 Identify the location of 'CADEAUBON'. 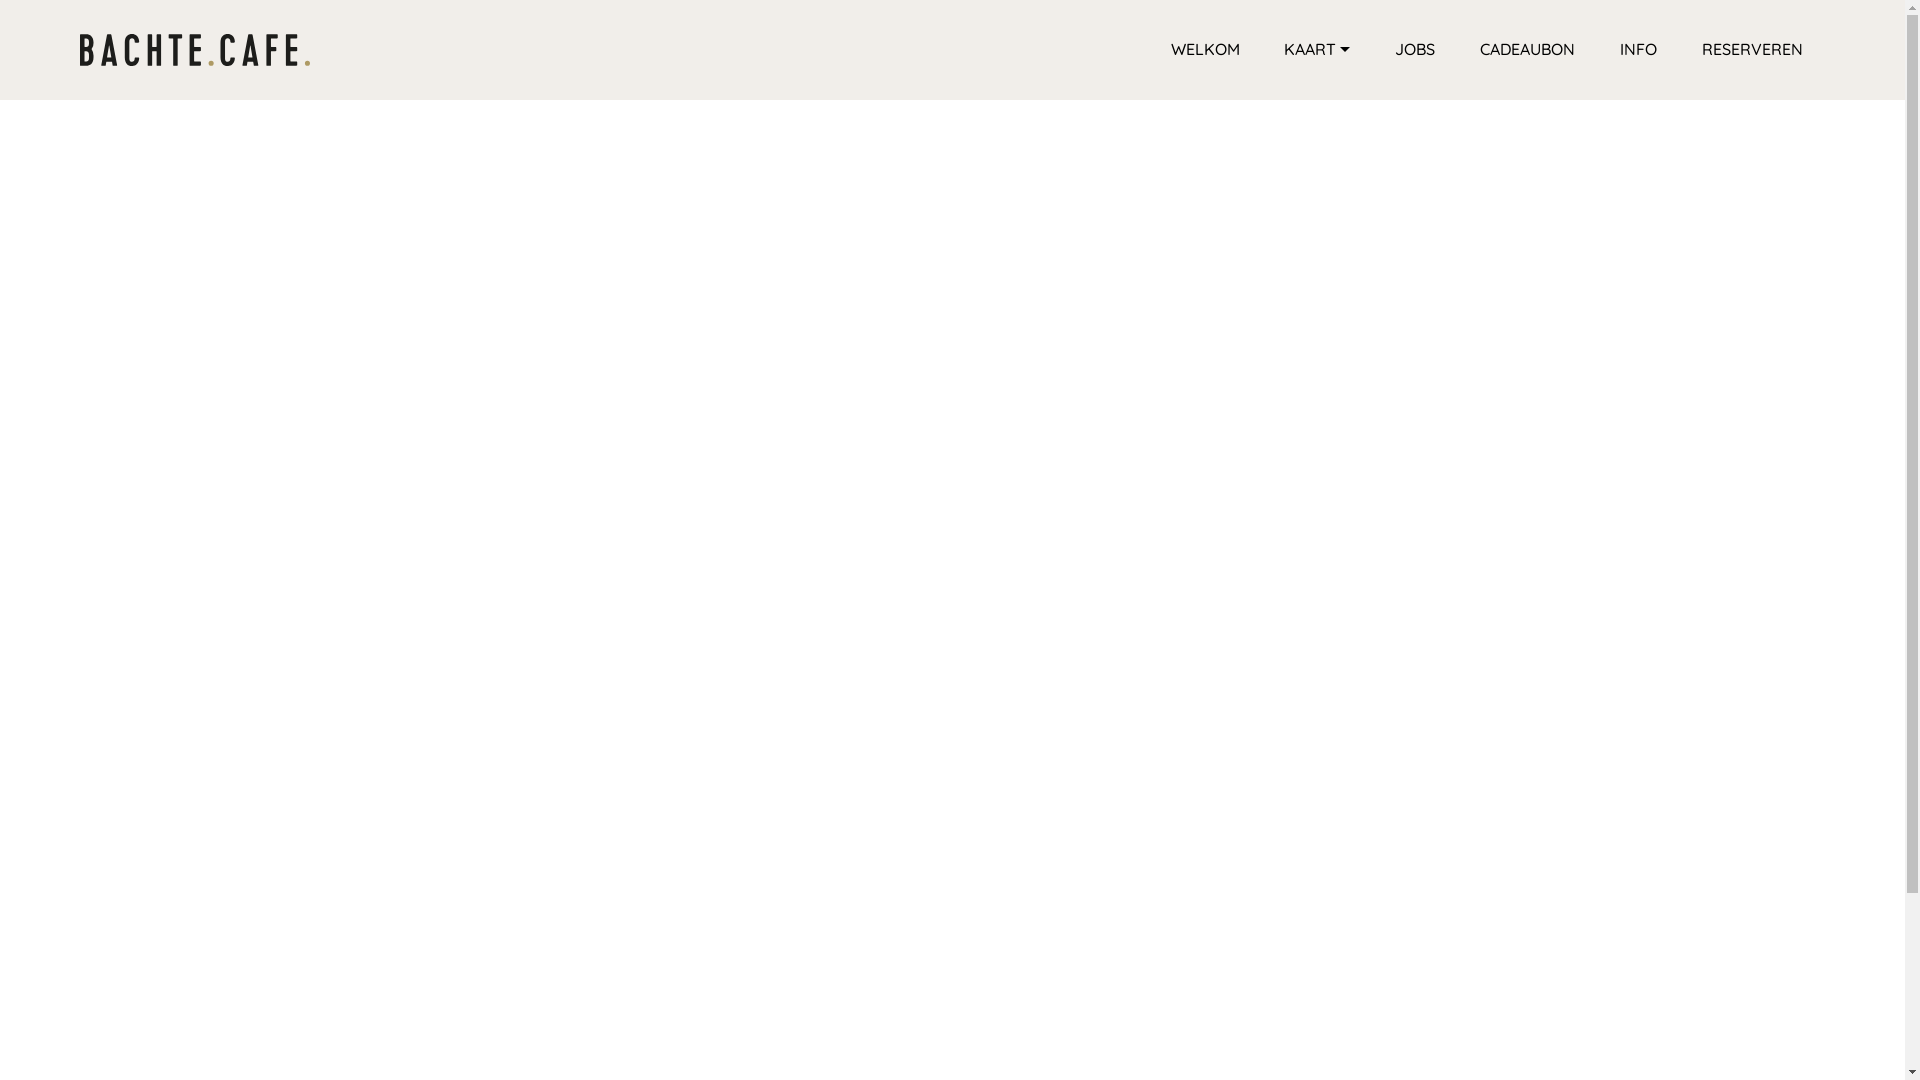
(1526, 48).